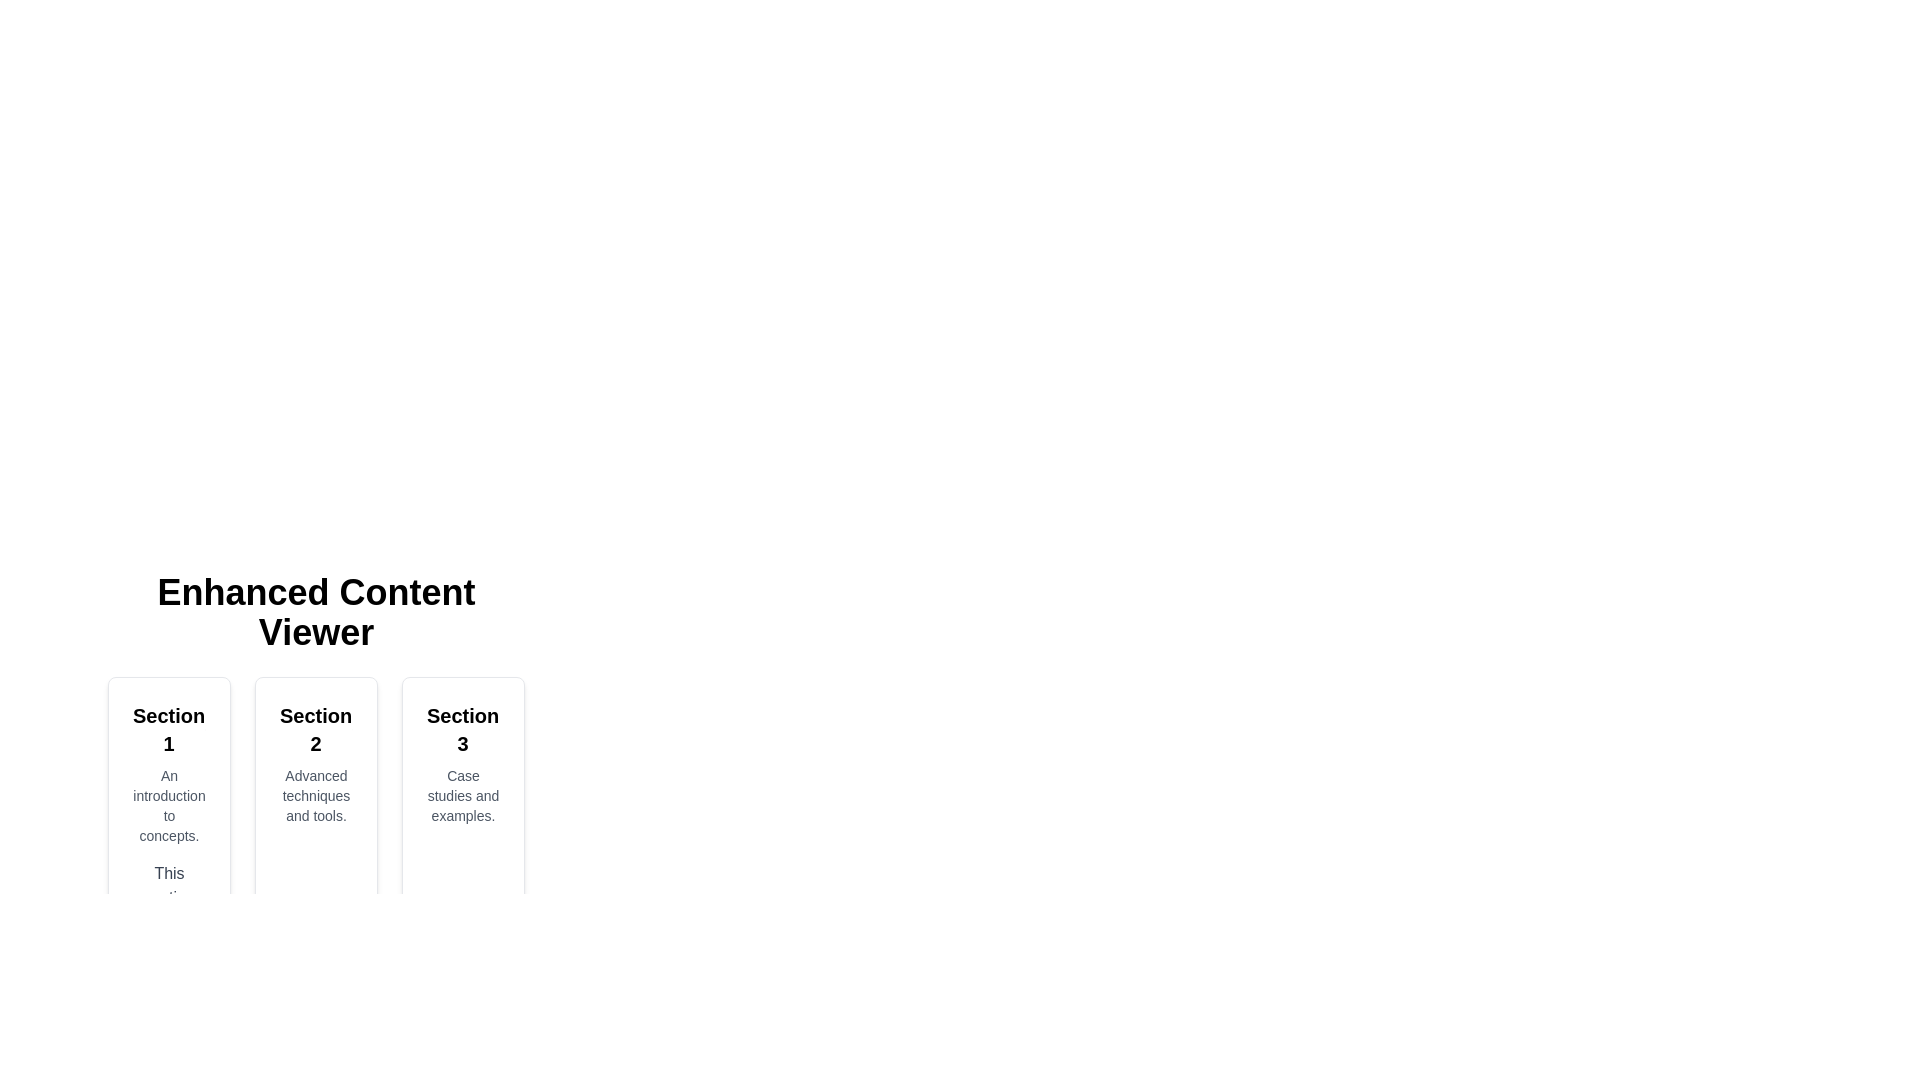  I want to click on the 'Section 2' text label, which is a bold and larger font styled header located at the top of a central card in a three-column layout, so click(315, 729).